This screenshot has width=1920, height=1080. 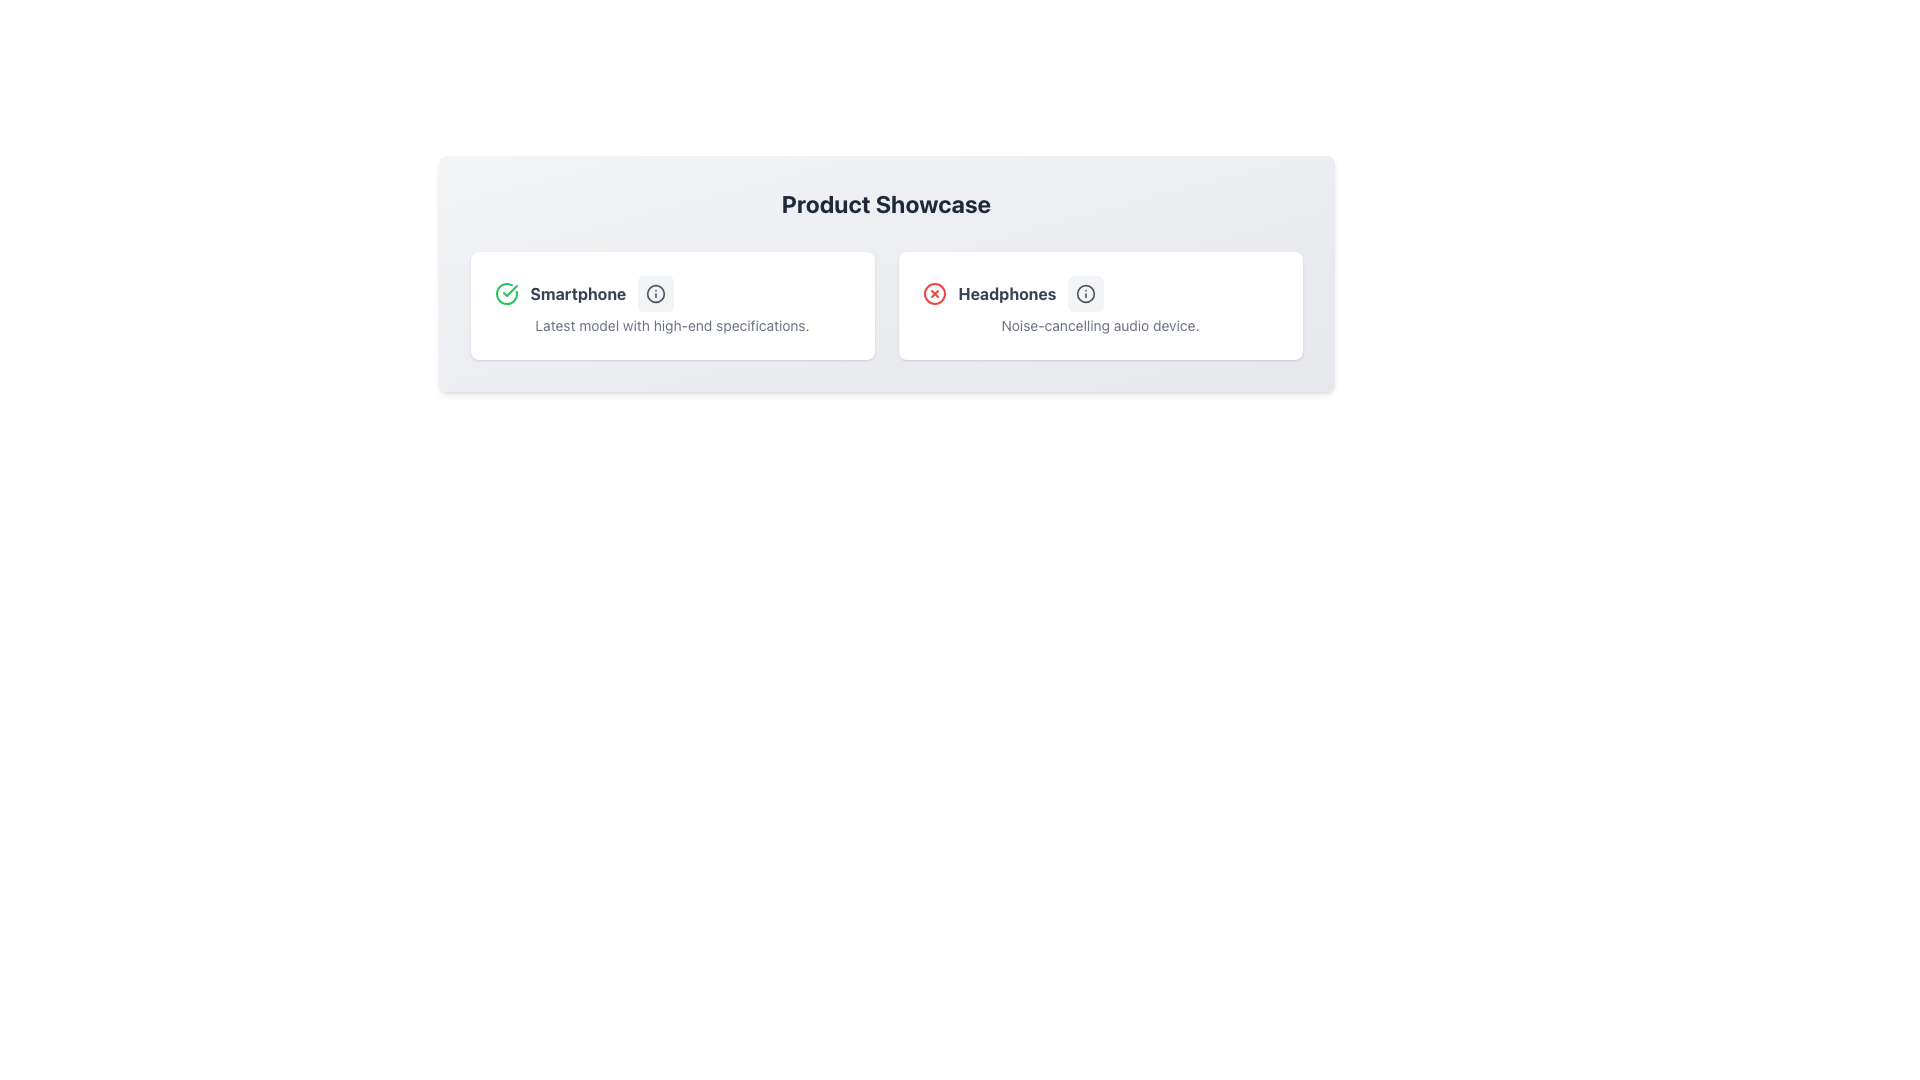 I want to click on the text label that reads 'Noise-cancelling audio device' styled in muted gray font beneath the heading 'Headphones', so click(x=1099, y=325).